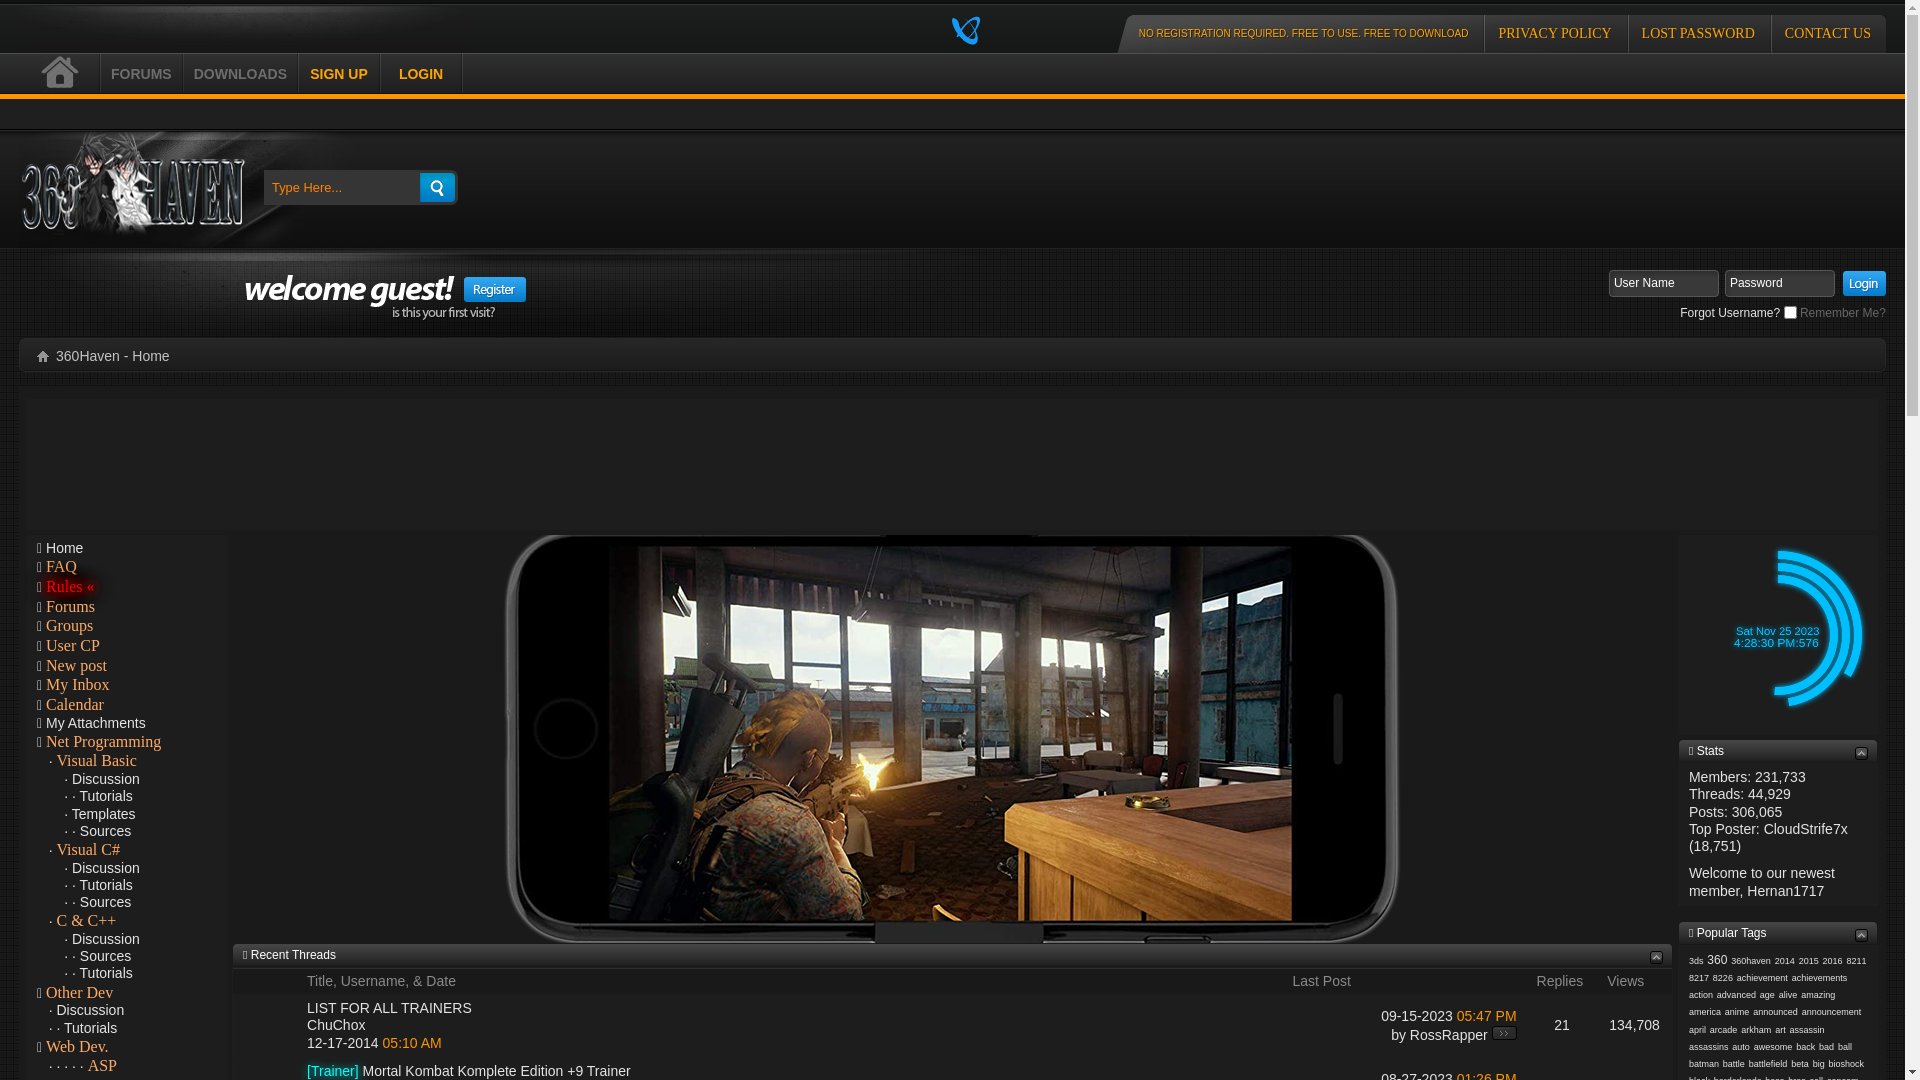 The width and height of the screenshot is (1920, 1080). I want to click on 'Forgot Username?', so click(1728, 312).